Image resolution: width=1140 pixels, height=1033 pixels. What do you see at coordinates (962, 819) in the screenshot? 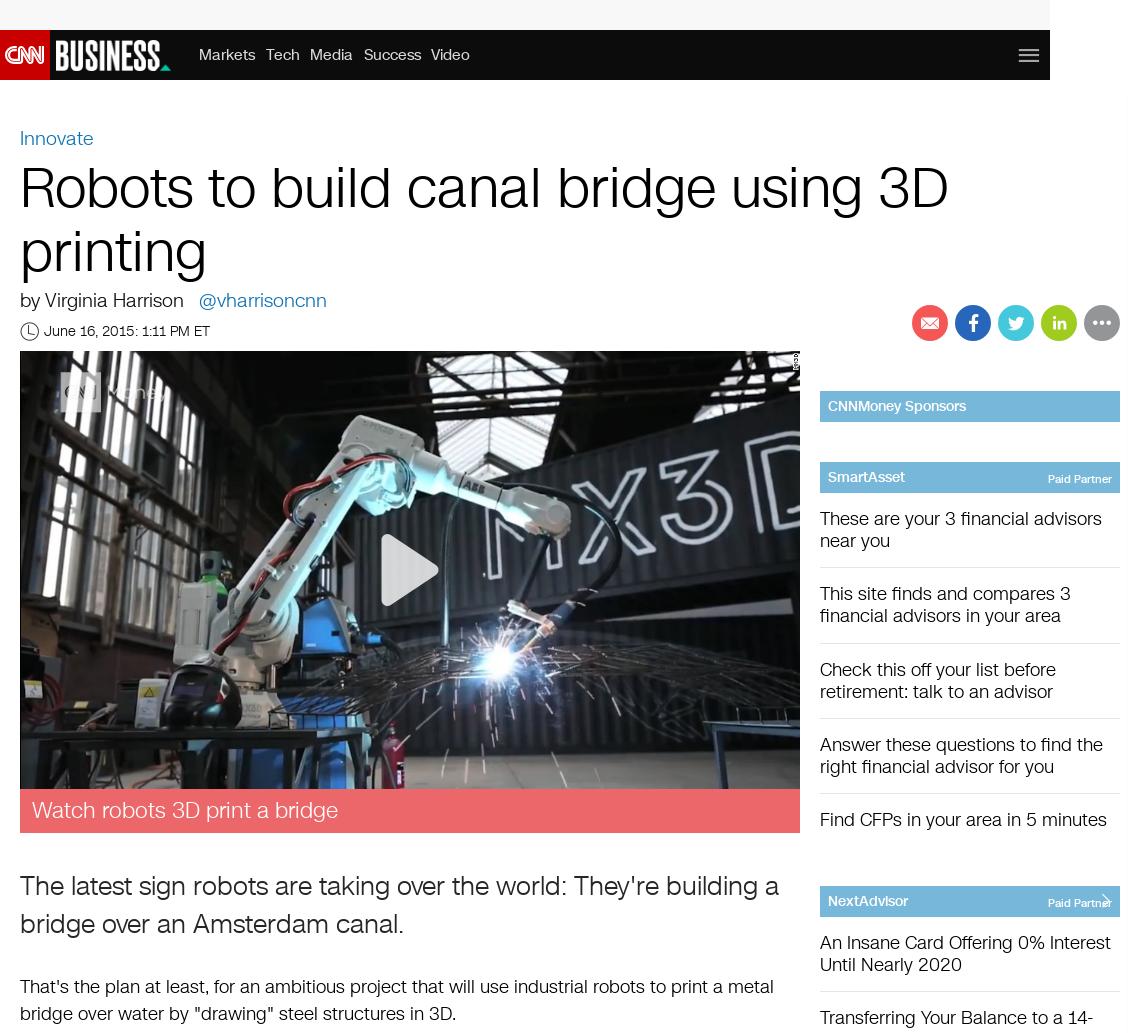
I see `'Find CFPs in your area in 5 minutes'` at bounding box center [962, 819].